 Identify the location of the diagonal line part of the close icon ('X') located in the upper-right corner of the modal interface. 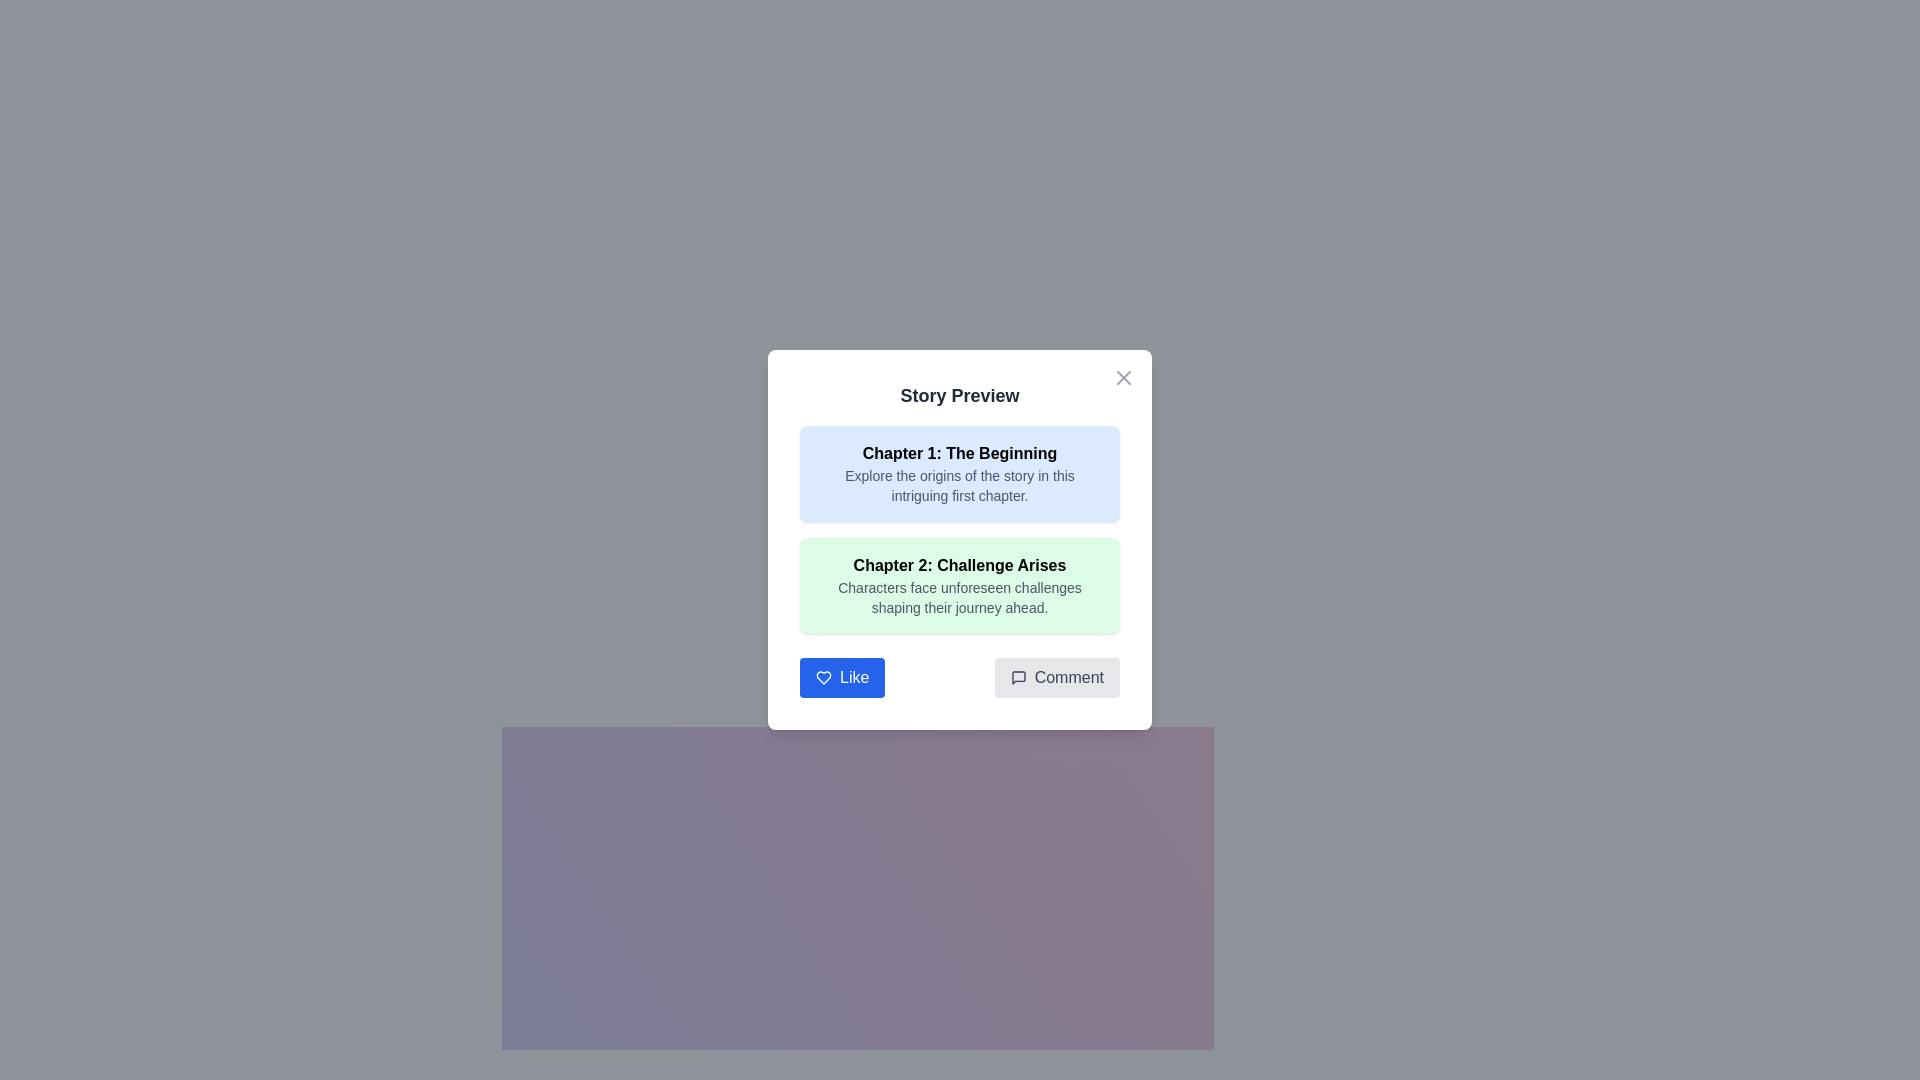
(1123, 378).